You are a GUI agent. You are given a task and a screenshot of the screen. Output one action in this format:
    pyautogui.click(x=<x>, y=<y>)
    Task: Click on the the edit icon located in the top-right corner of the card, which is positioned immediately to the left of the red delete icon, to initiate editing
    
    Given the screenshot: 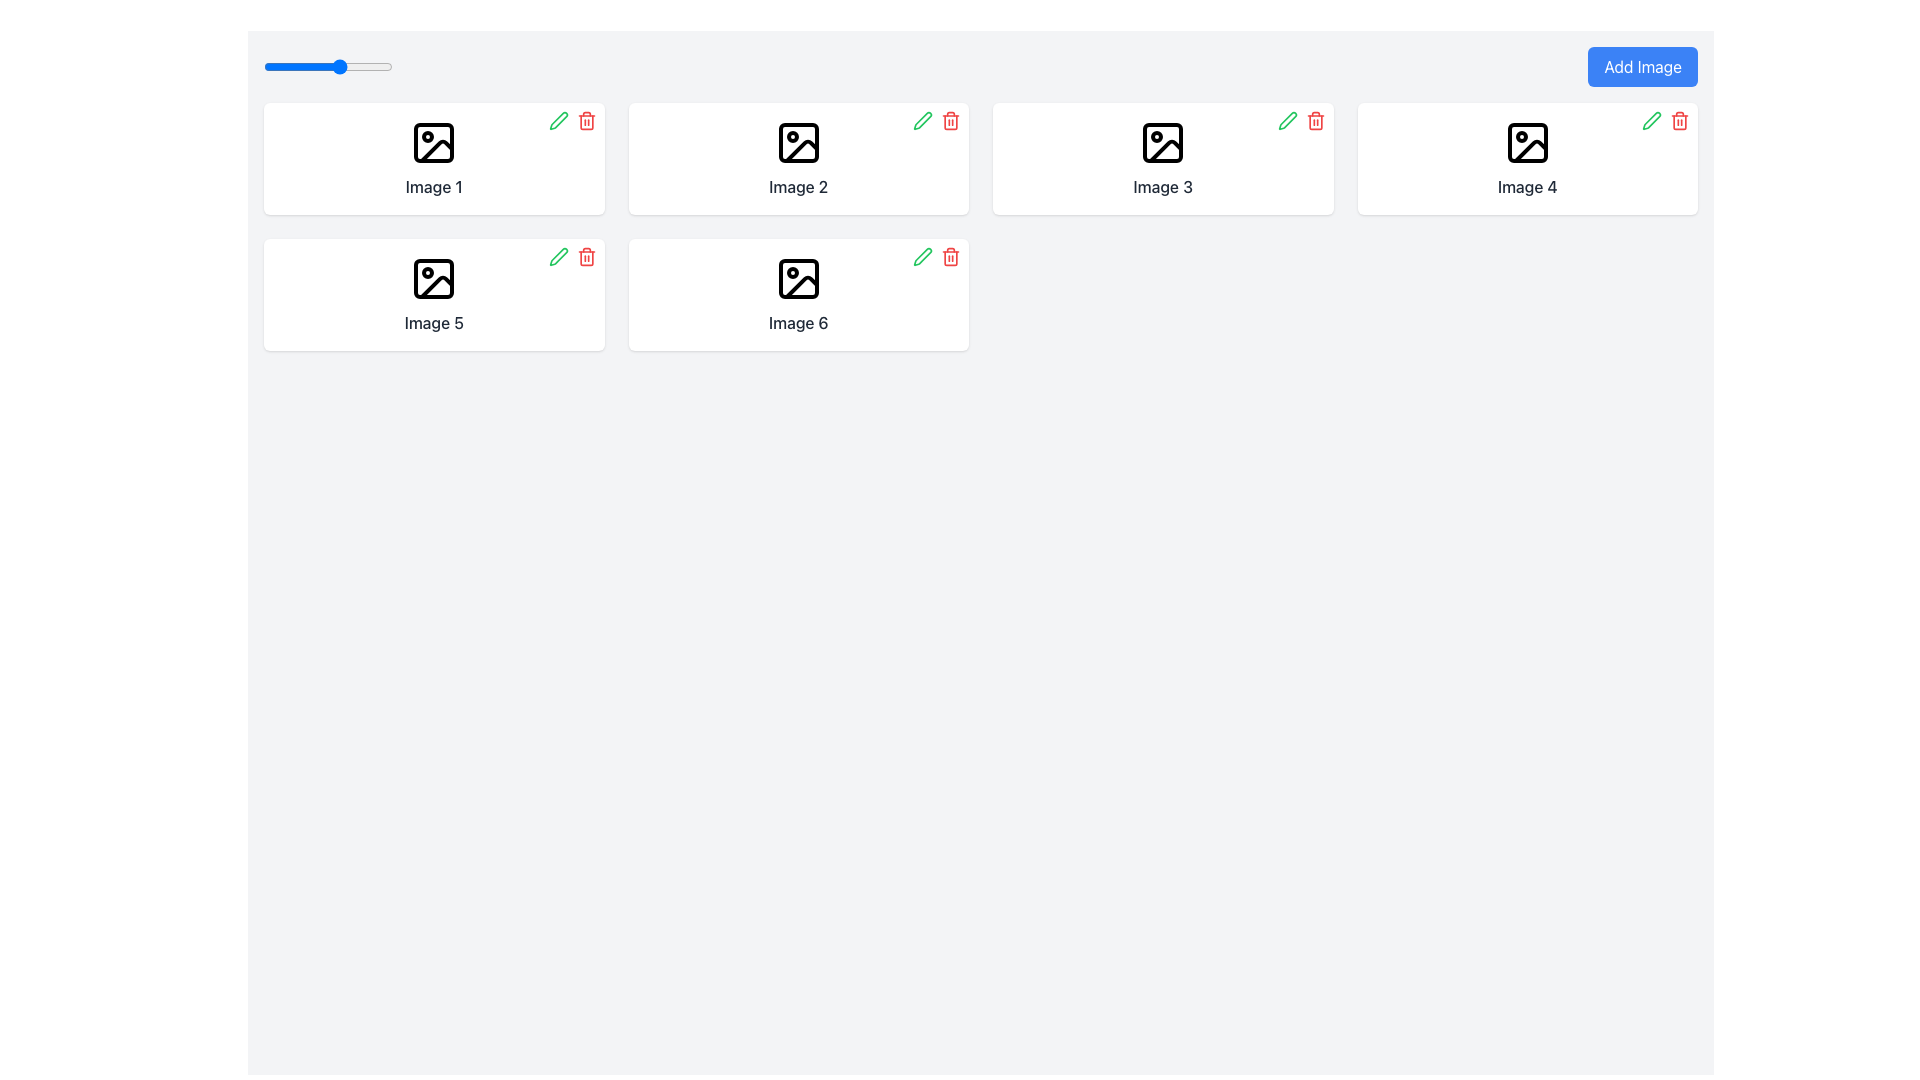 What is the action you would take?
    pyautogui.click(x=558, y=256)
    